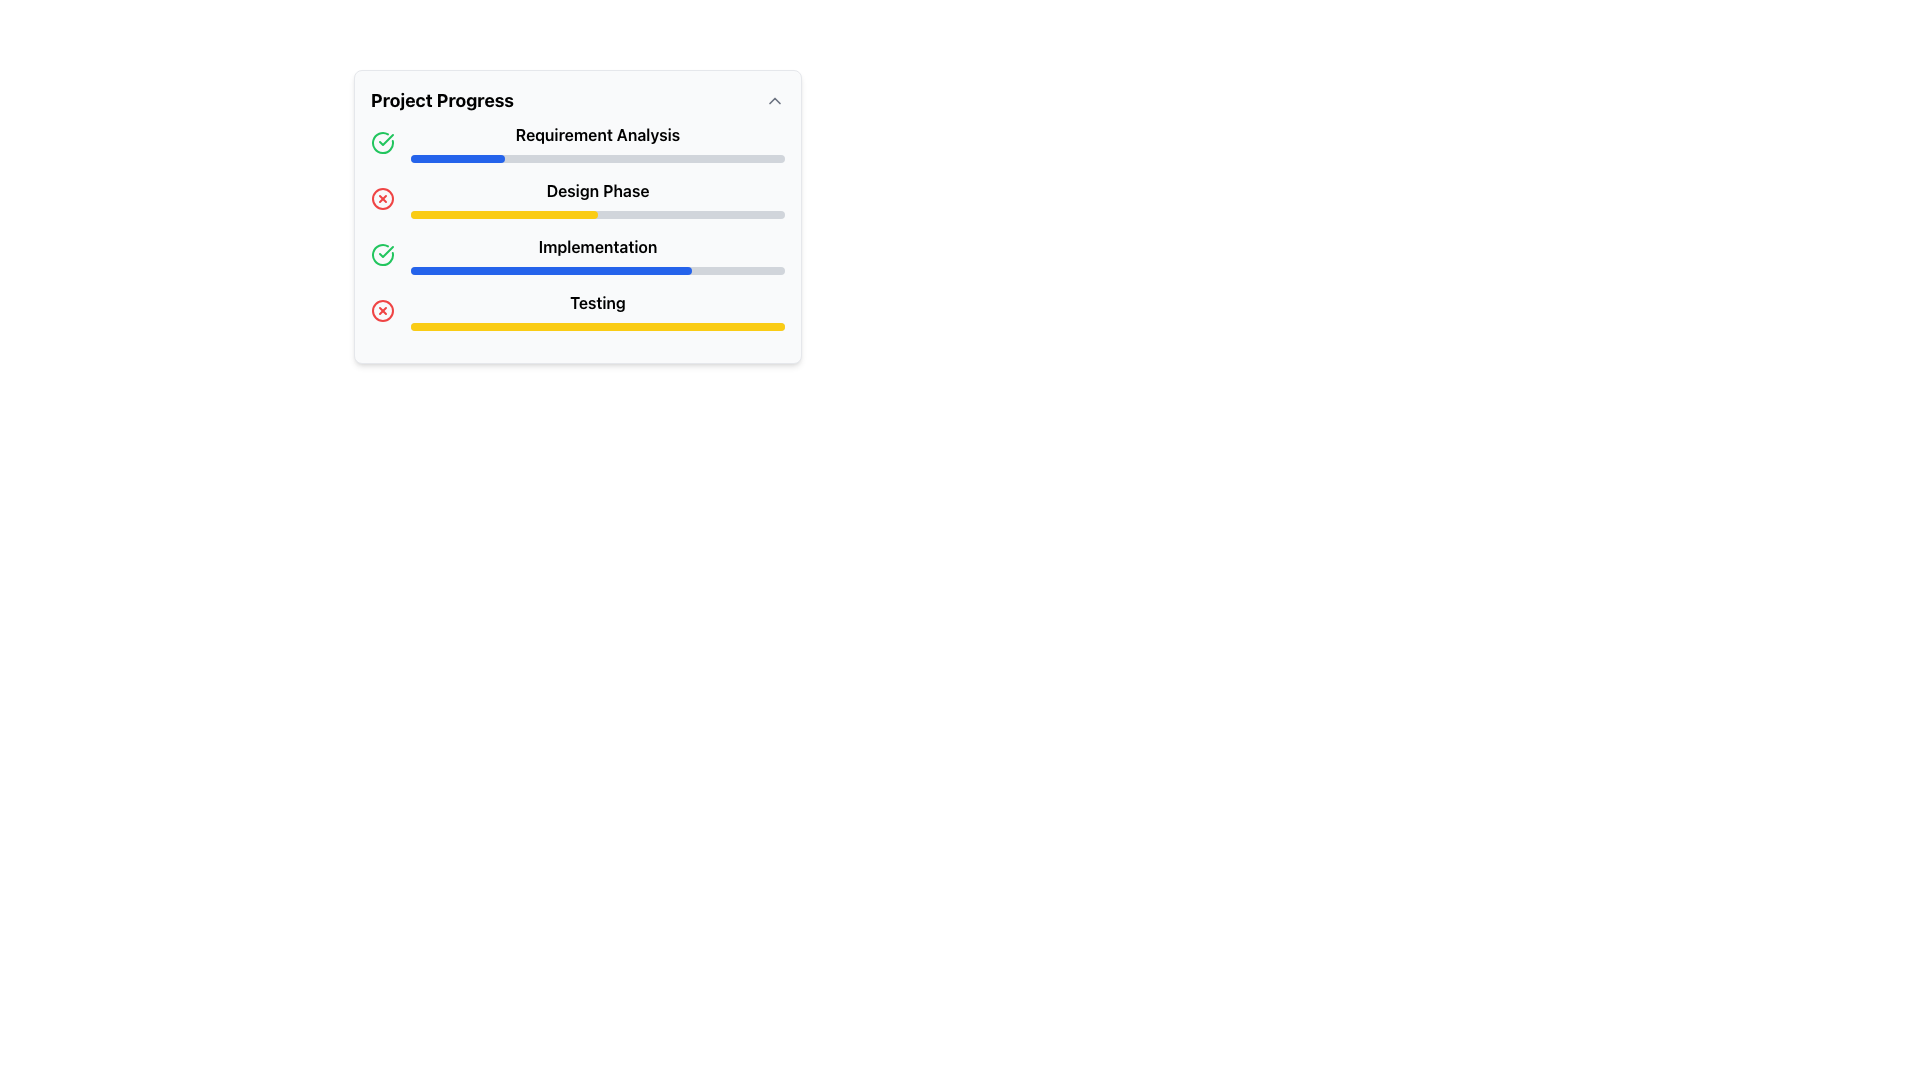  I want to click on the filled portion of the Progress Bar Segment representing the 'Requirement Analysis' phase in the progress tracking interface, so click(456, 157).